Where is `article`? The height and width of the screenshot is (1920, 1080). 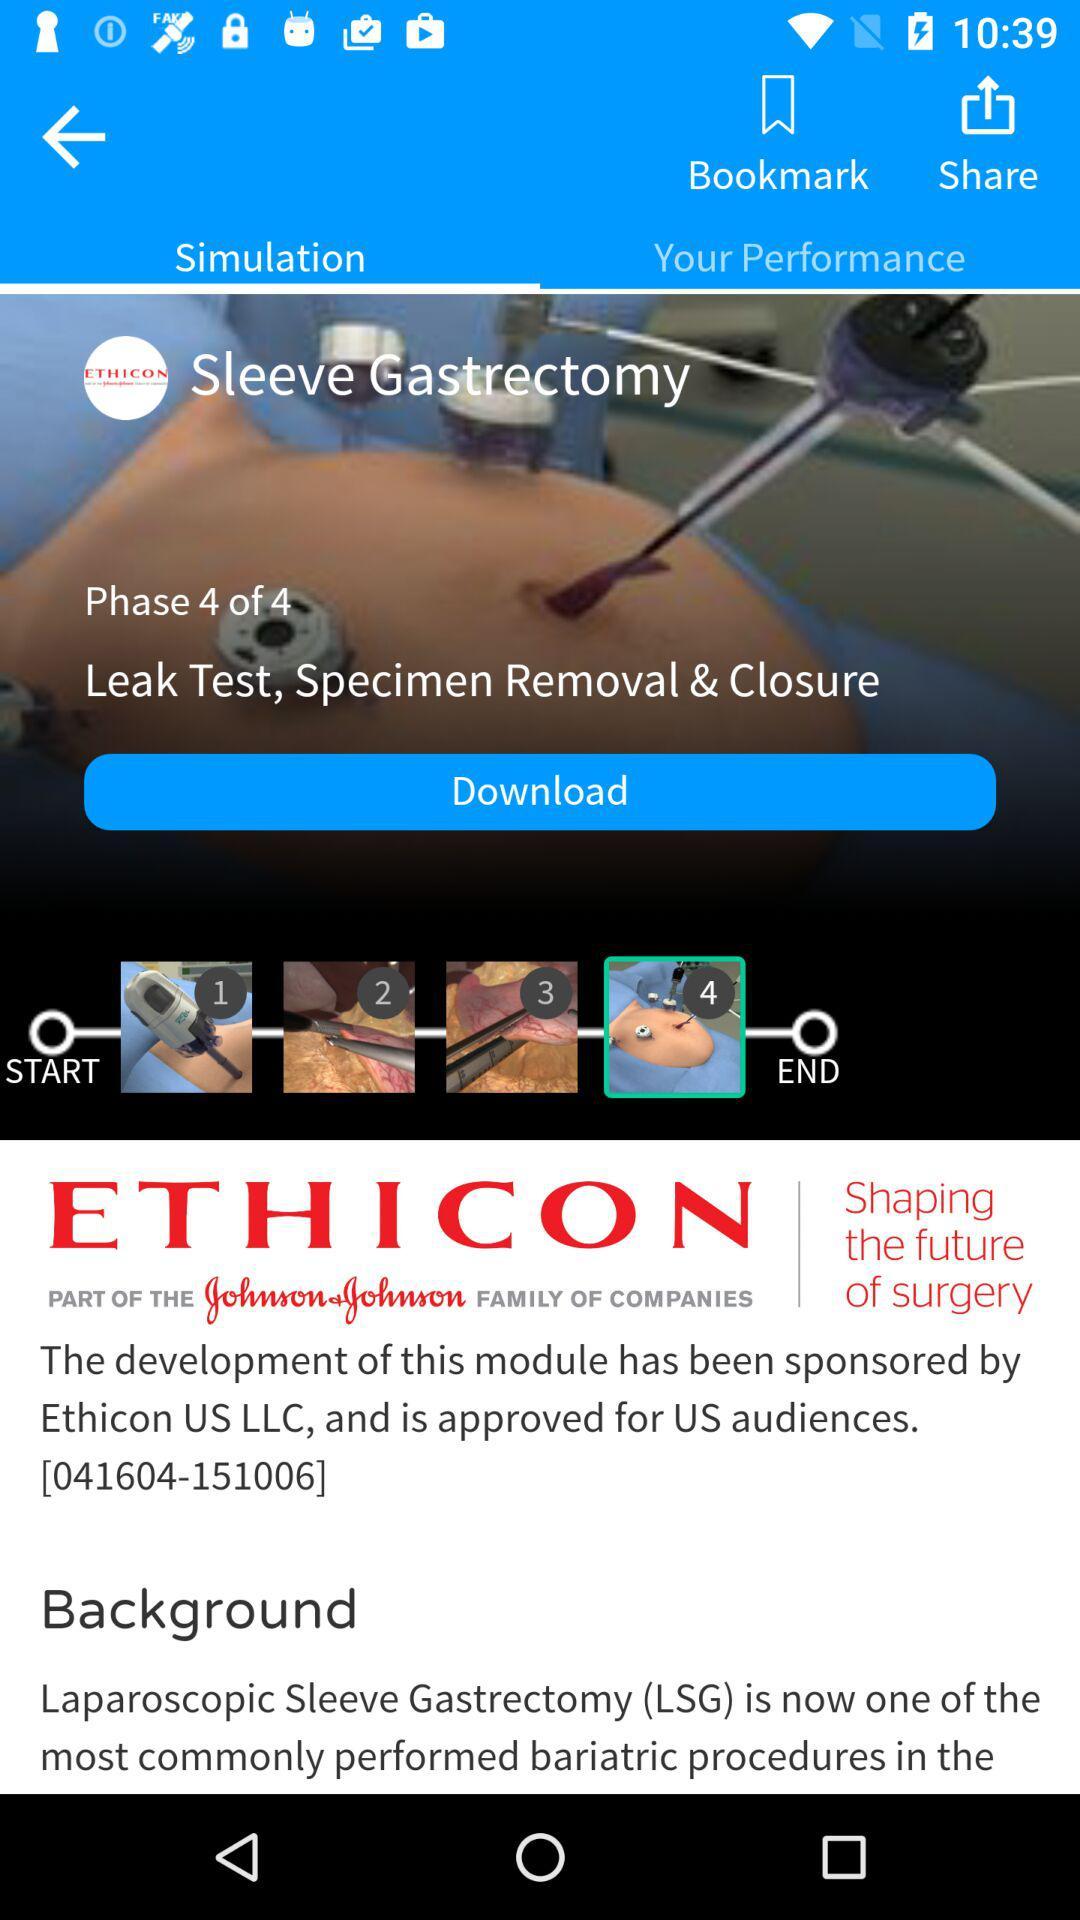 article is located at coordinates (540, 1482).